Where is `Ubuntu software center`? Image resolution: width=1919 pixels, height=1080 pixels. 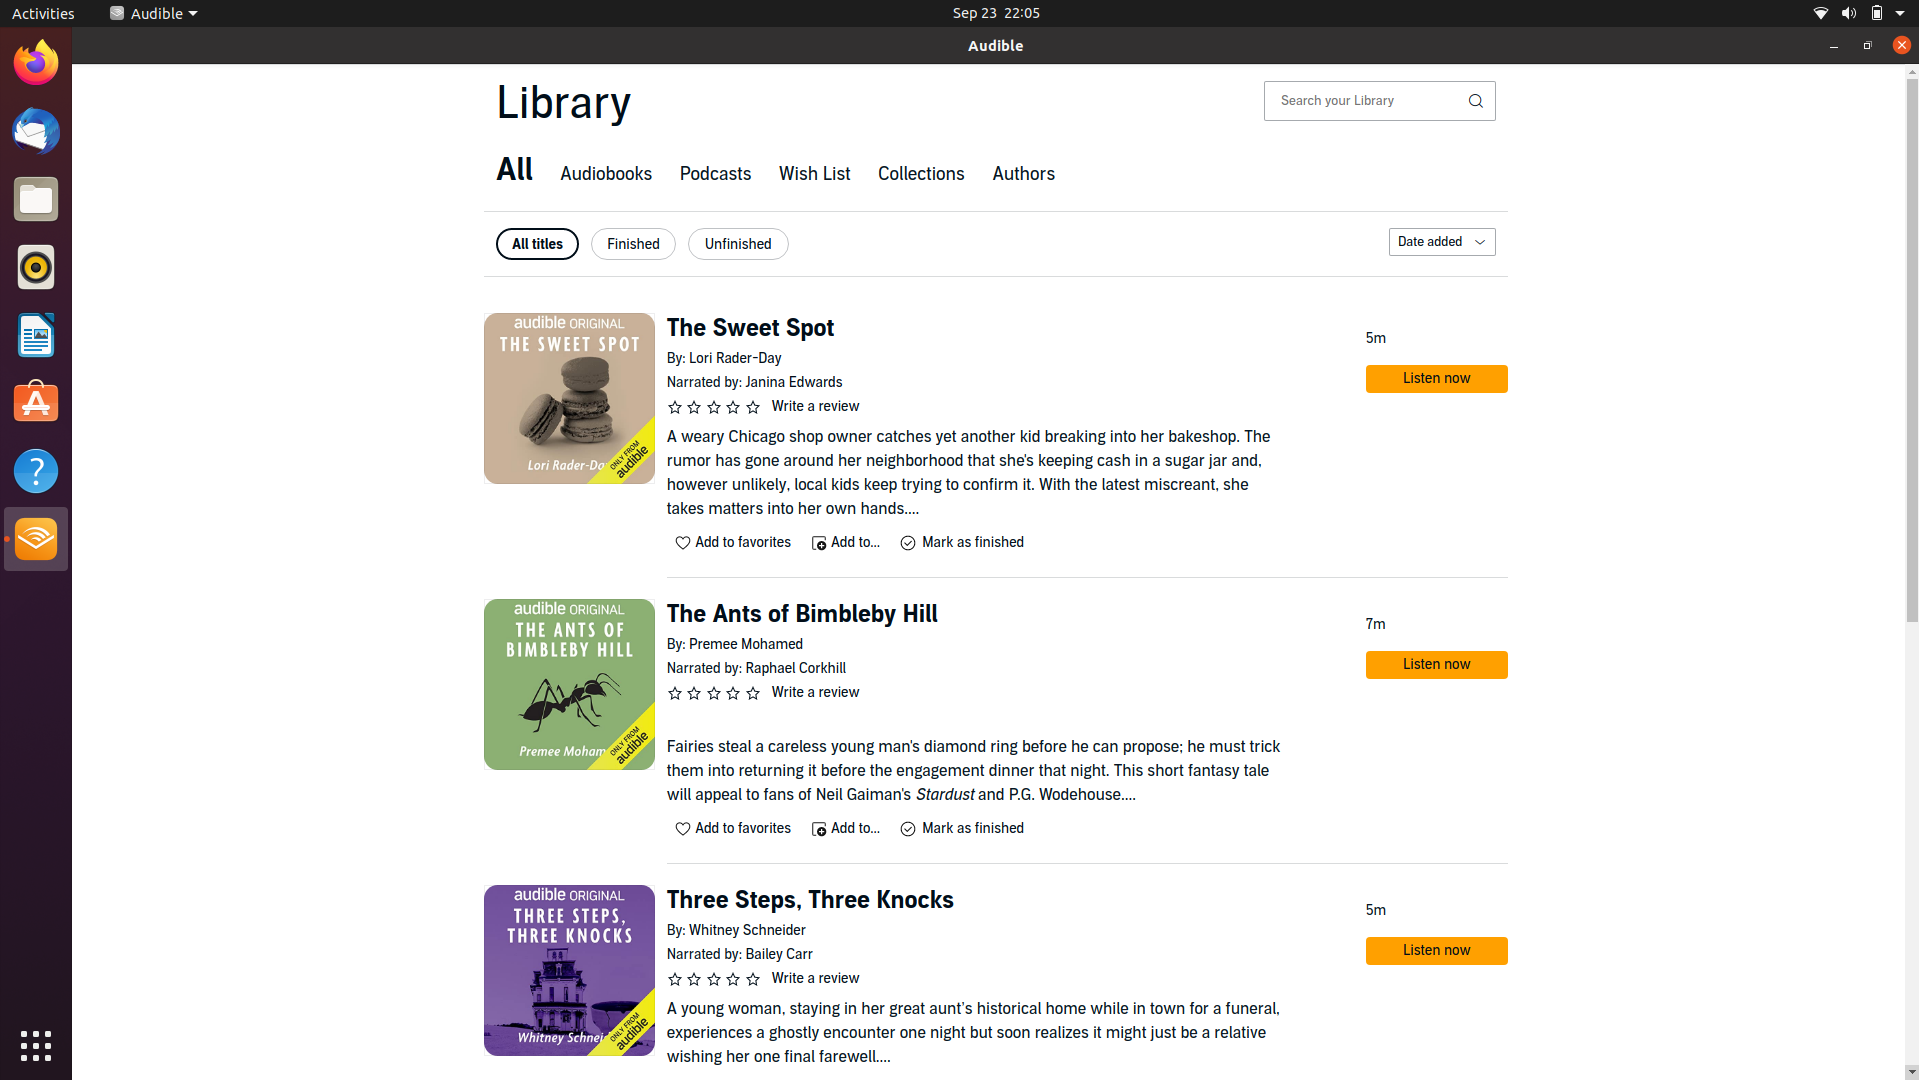 Ubuntu software center is located at coordinates (37, 401).